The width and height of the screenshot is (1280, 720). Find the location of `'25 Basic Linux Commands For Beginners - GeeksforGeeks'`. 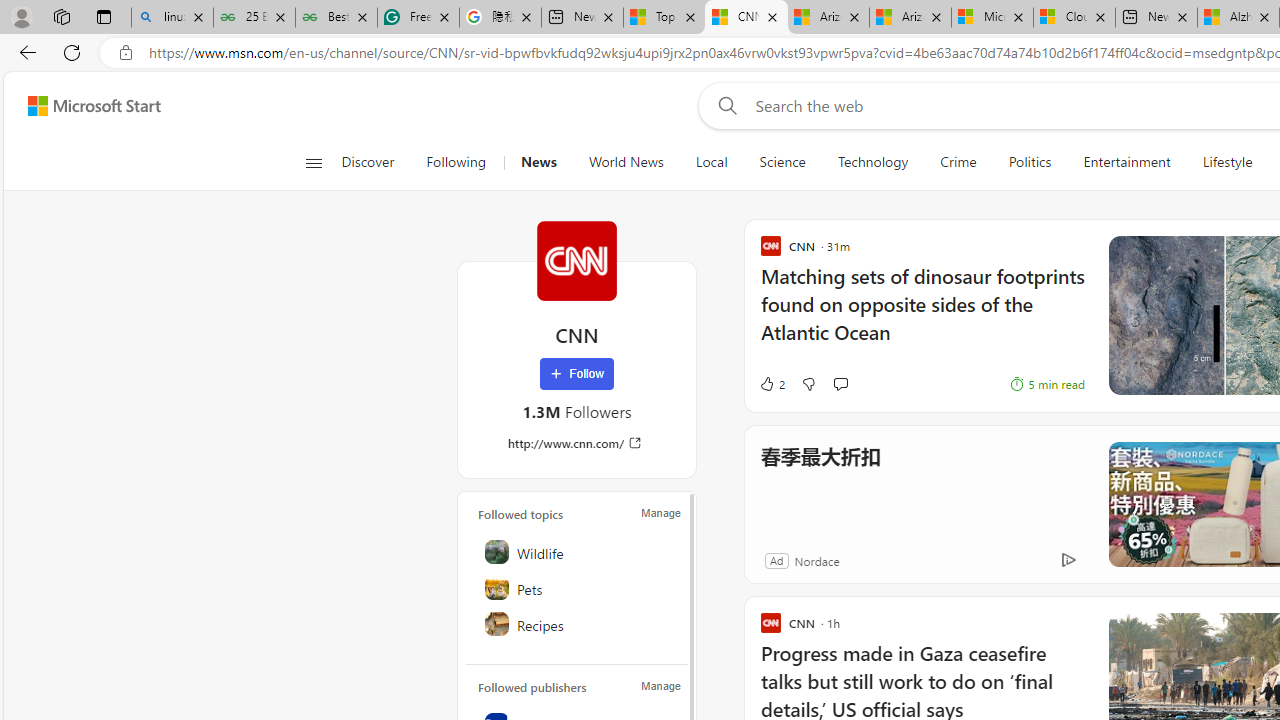

'25 Basic Linux Commands For Beginners - GeeksforGeeks' is located at coordinates (253, 17).